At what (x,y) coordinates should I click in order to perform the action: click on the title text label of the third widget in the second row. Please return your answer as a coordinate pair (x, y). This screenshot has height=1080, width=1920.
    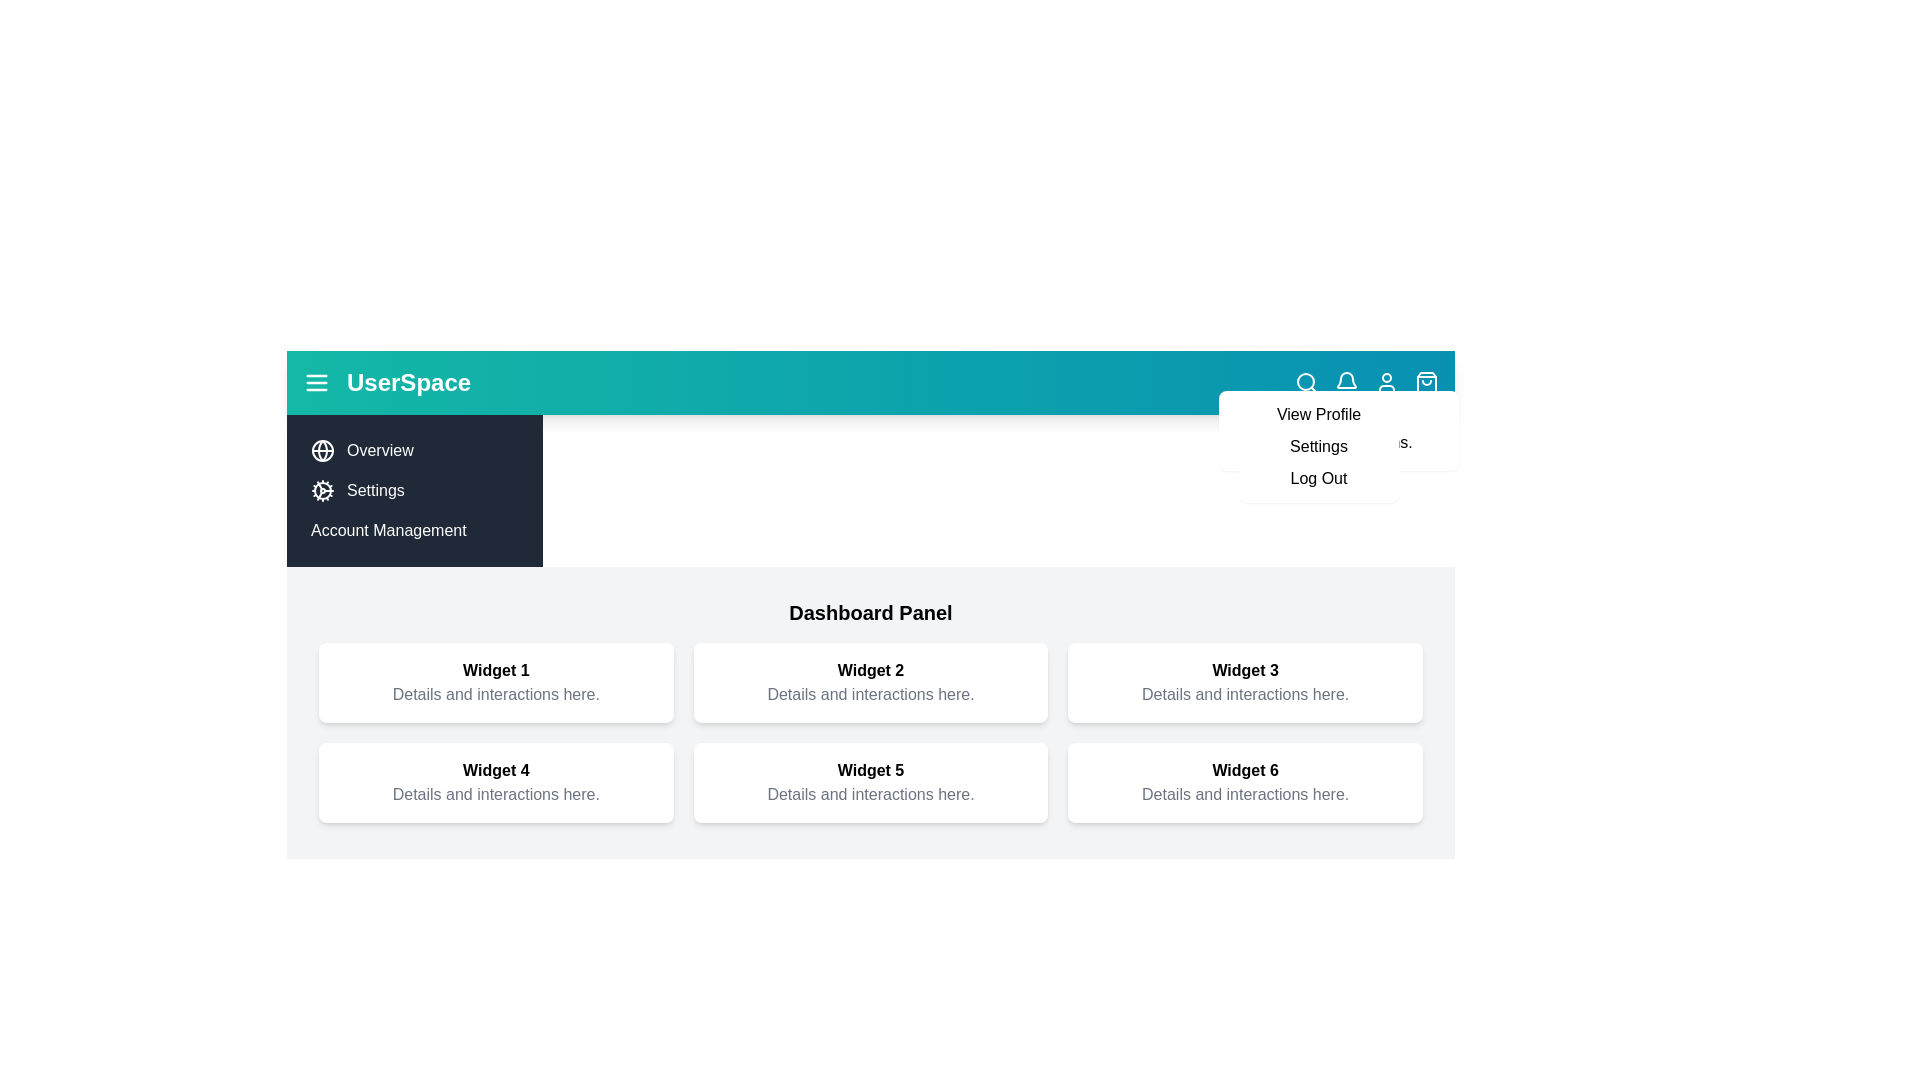
    Looking at the image, I should click on (1244, 671).